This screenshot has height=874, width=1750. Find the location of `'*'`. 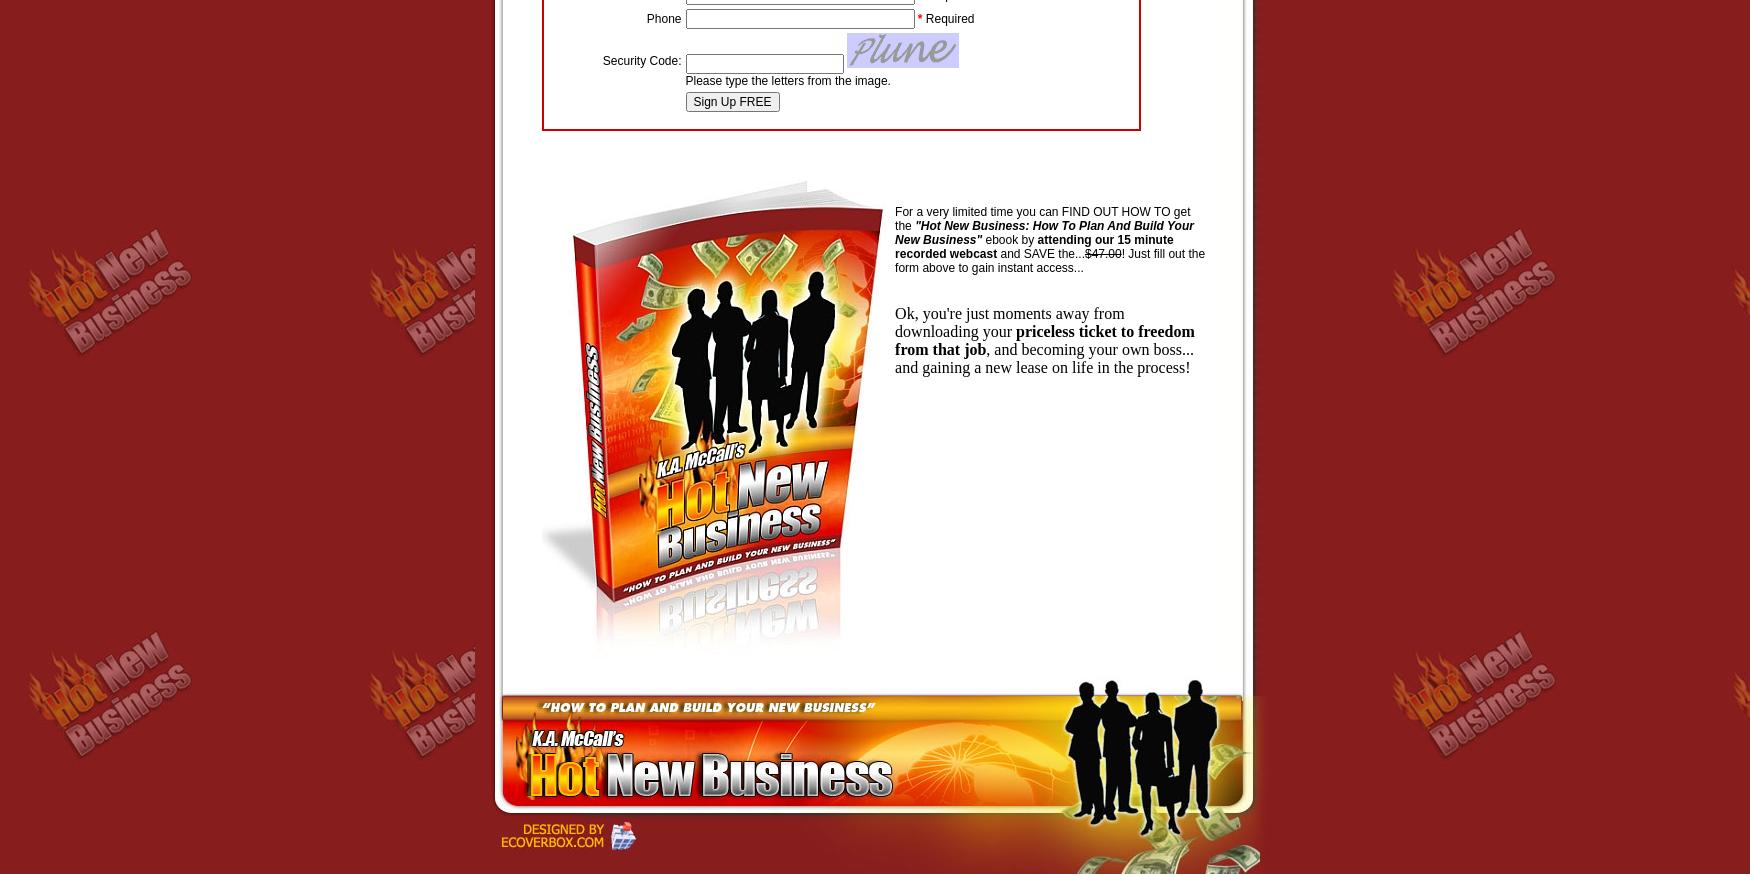

'*' is located at coordinates (918, 17).